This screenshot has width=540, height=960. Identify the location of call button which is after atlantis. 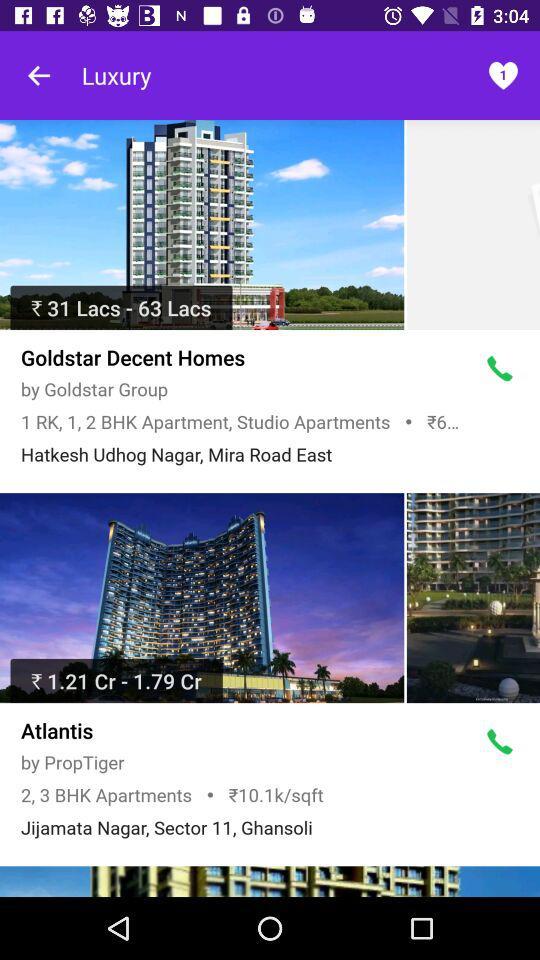
(499, 741).